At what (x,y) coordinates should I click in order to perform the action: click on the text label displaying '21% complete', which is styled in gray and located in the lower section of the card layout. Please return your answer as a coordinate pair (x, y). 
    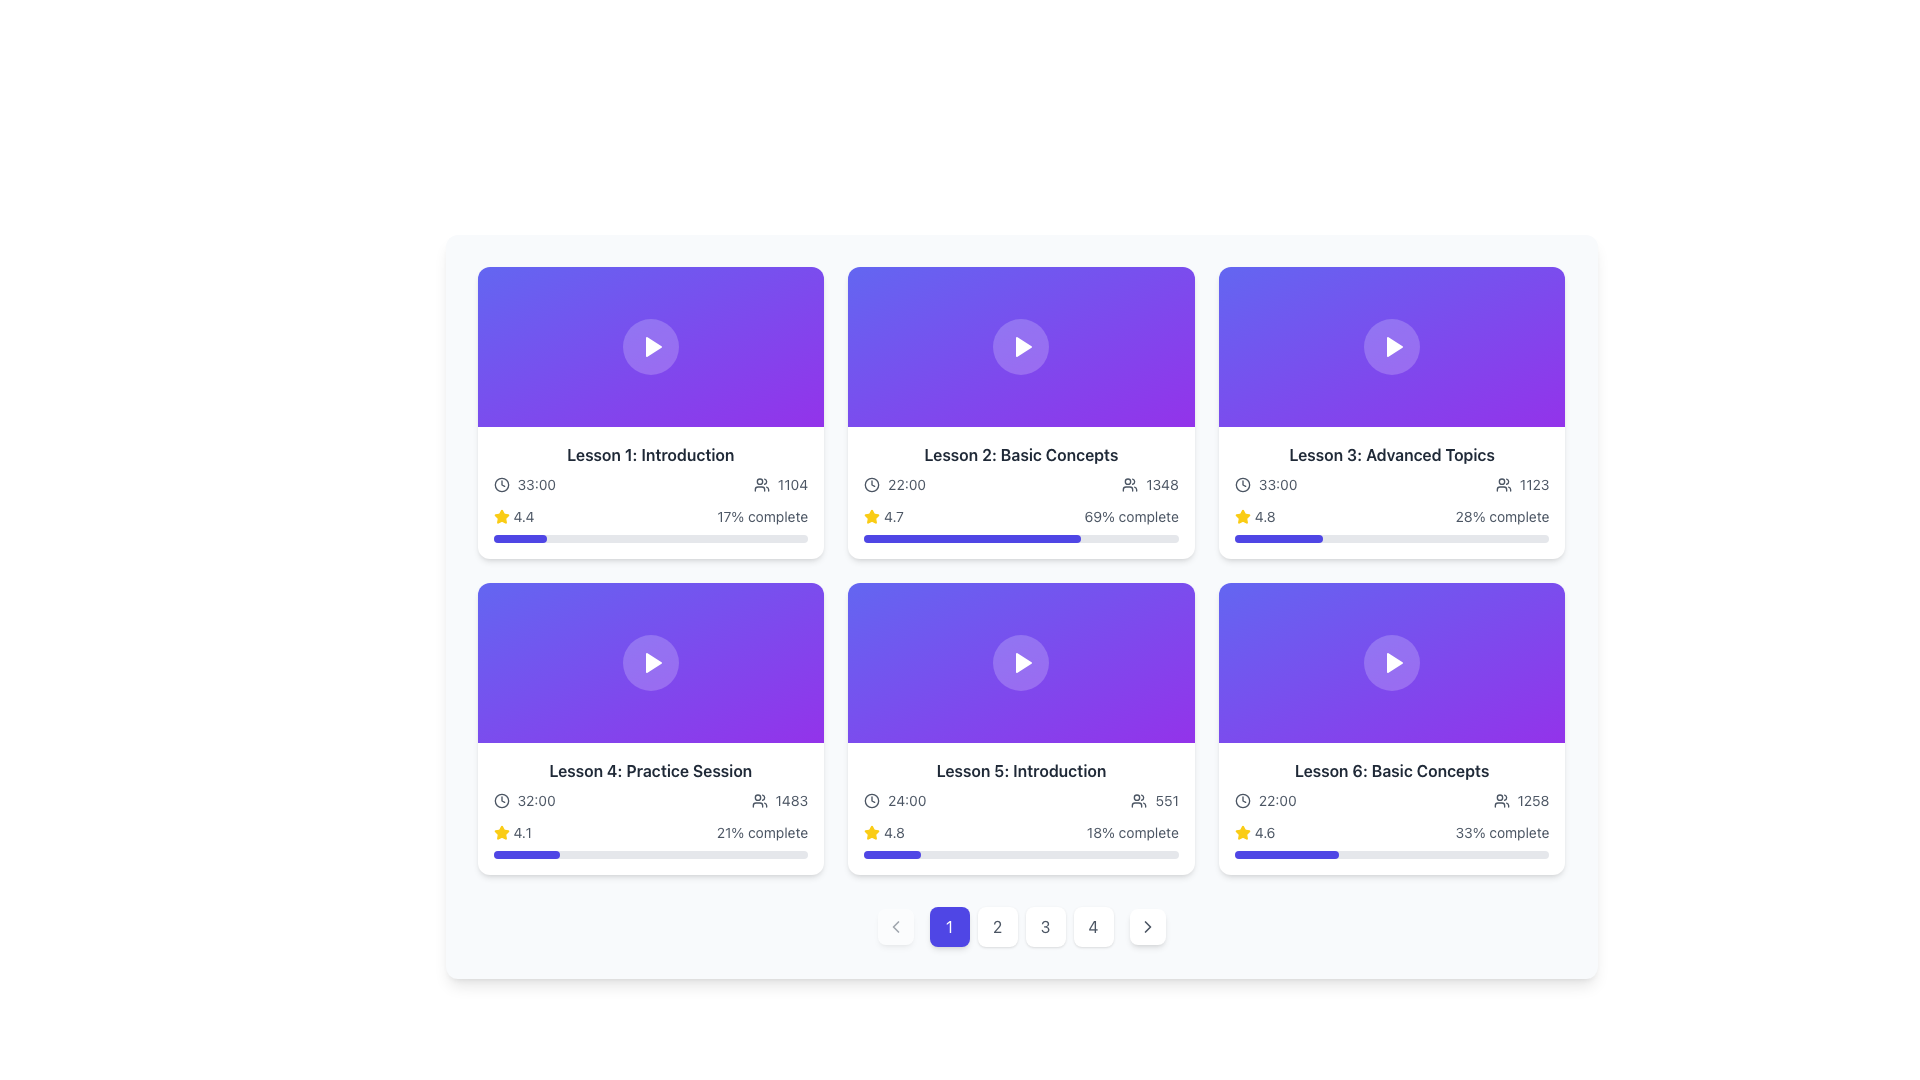
    Looking at the image, I should click on (761, 833).